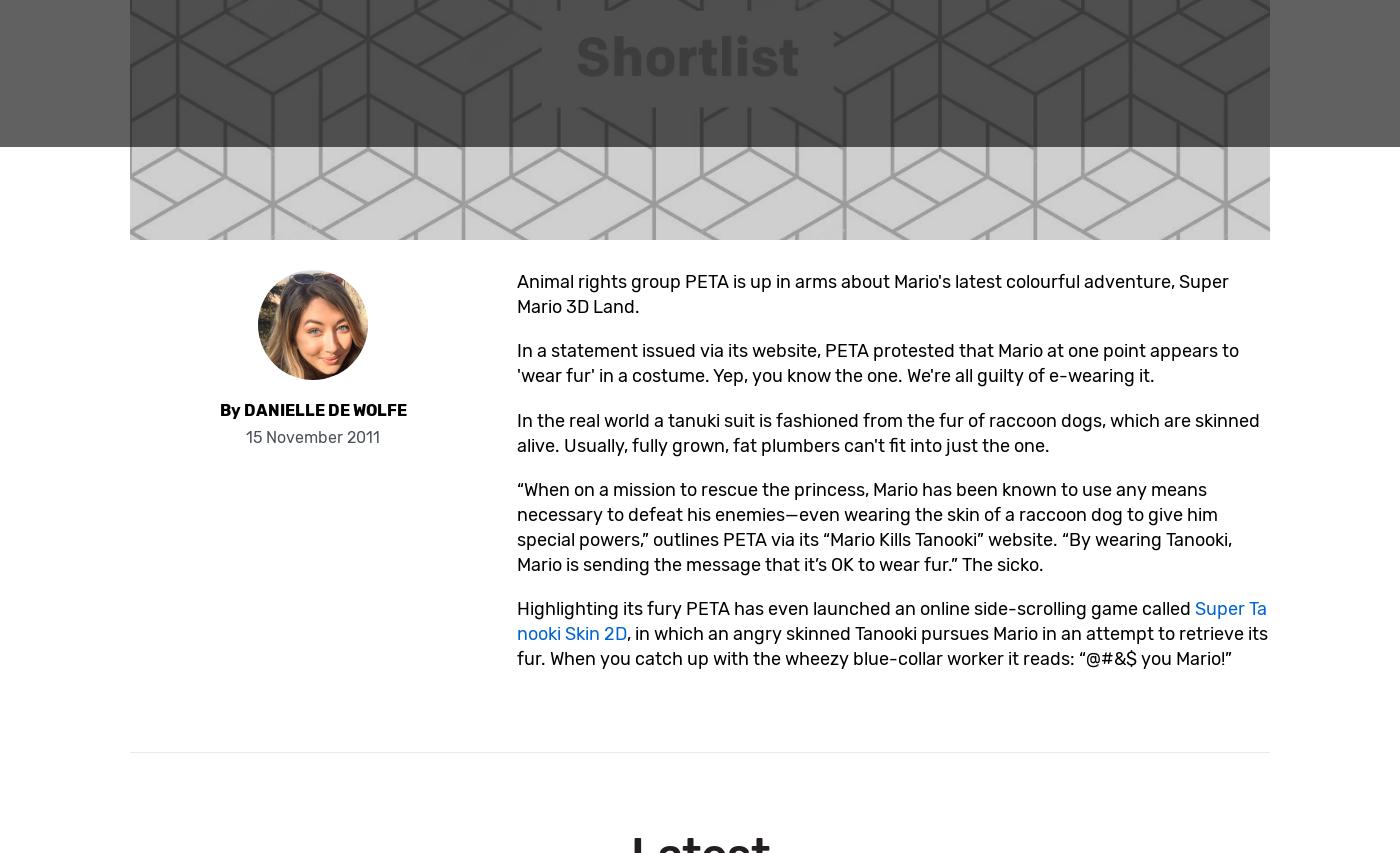  Describe the element at coordinates (324, 408) in the screenshot. I see `'Danielle de Wolfe'` at that location.